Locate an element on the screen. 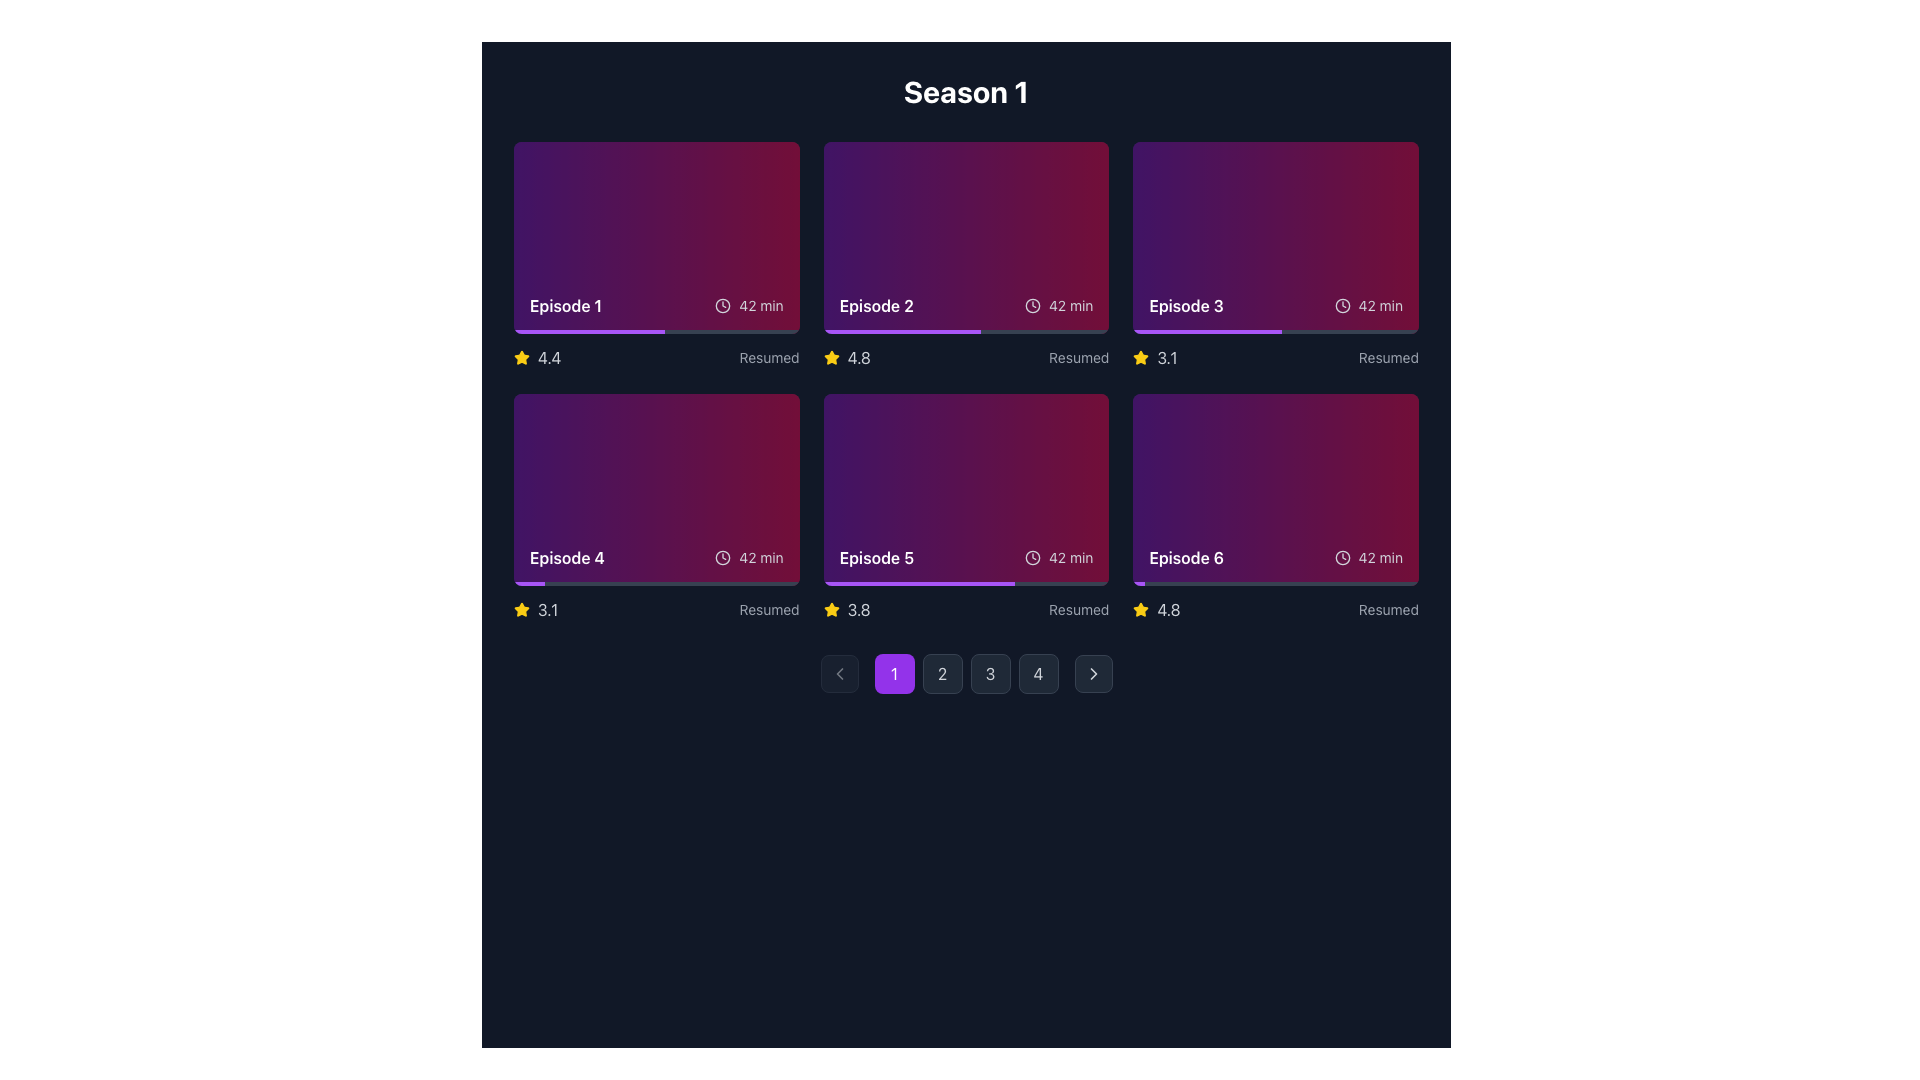  the gray clock icon located in the top-right corner of the 'Episode 5' card, positioned to the left of the '42 min' text is located at coordinates (1032, 558).